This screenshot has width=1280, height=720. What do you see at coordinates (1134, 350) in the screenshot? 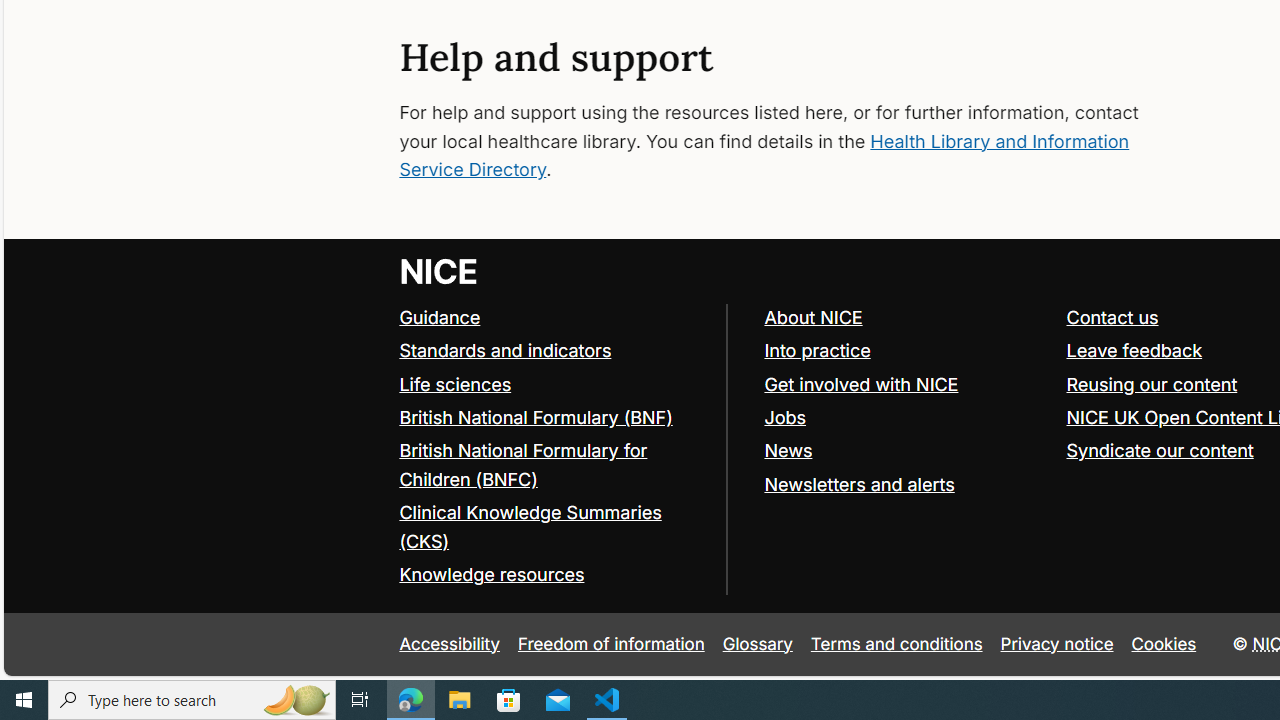
I see `'Leave feedback'` at bounding box center [1134, 350].